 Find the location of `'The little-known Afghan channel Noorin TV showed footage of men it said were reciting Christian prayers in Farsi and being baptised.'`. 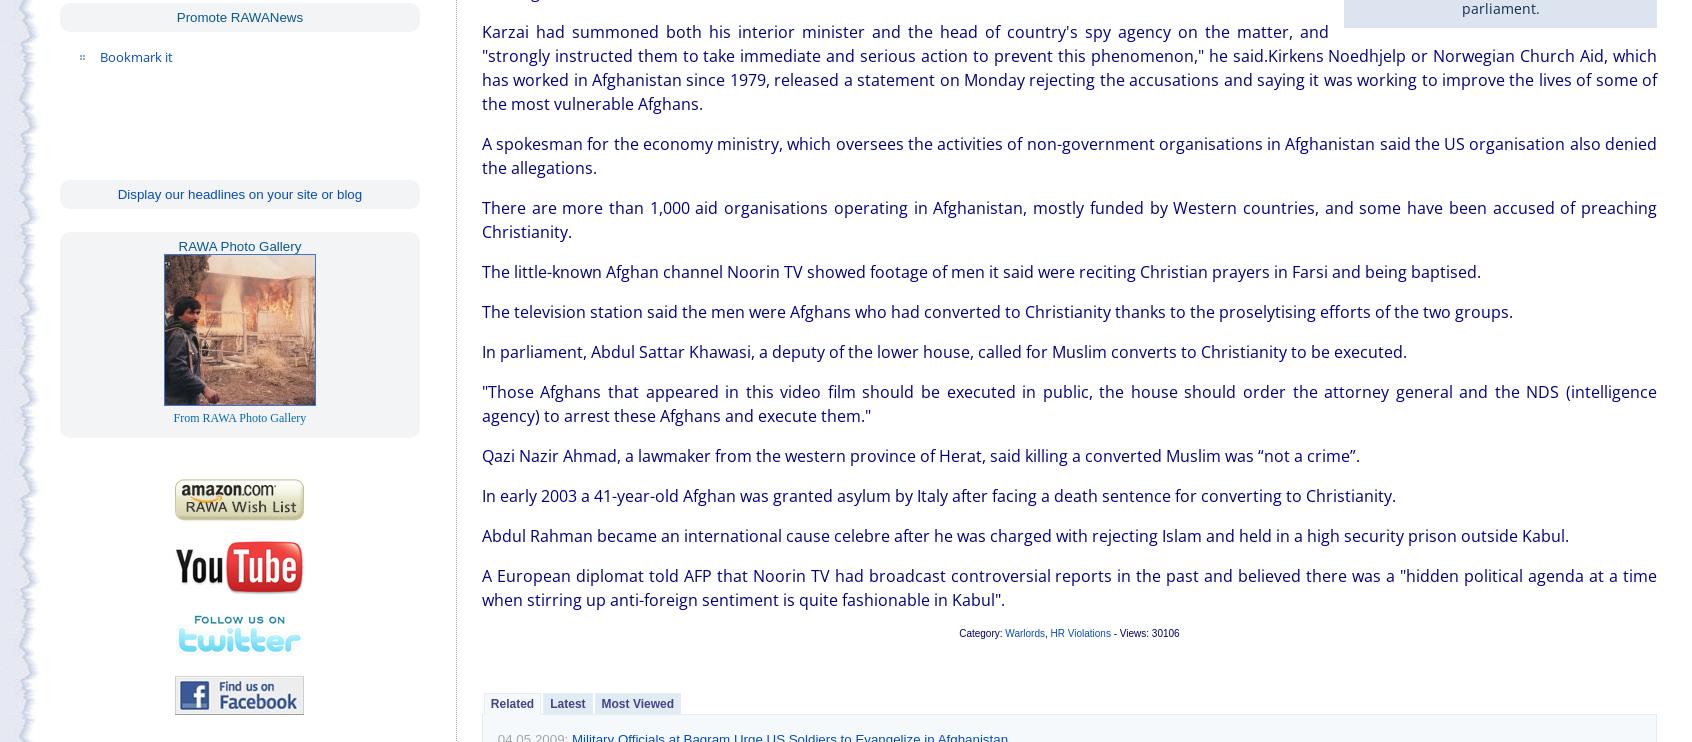

'The little-known Afghan channel Noorin TV showed footage of men it said were reciting Christian prayers in Farsi and being baptised.' is located at coordinates (480, 269).